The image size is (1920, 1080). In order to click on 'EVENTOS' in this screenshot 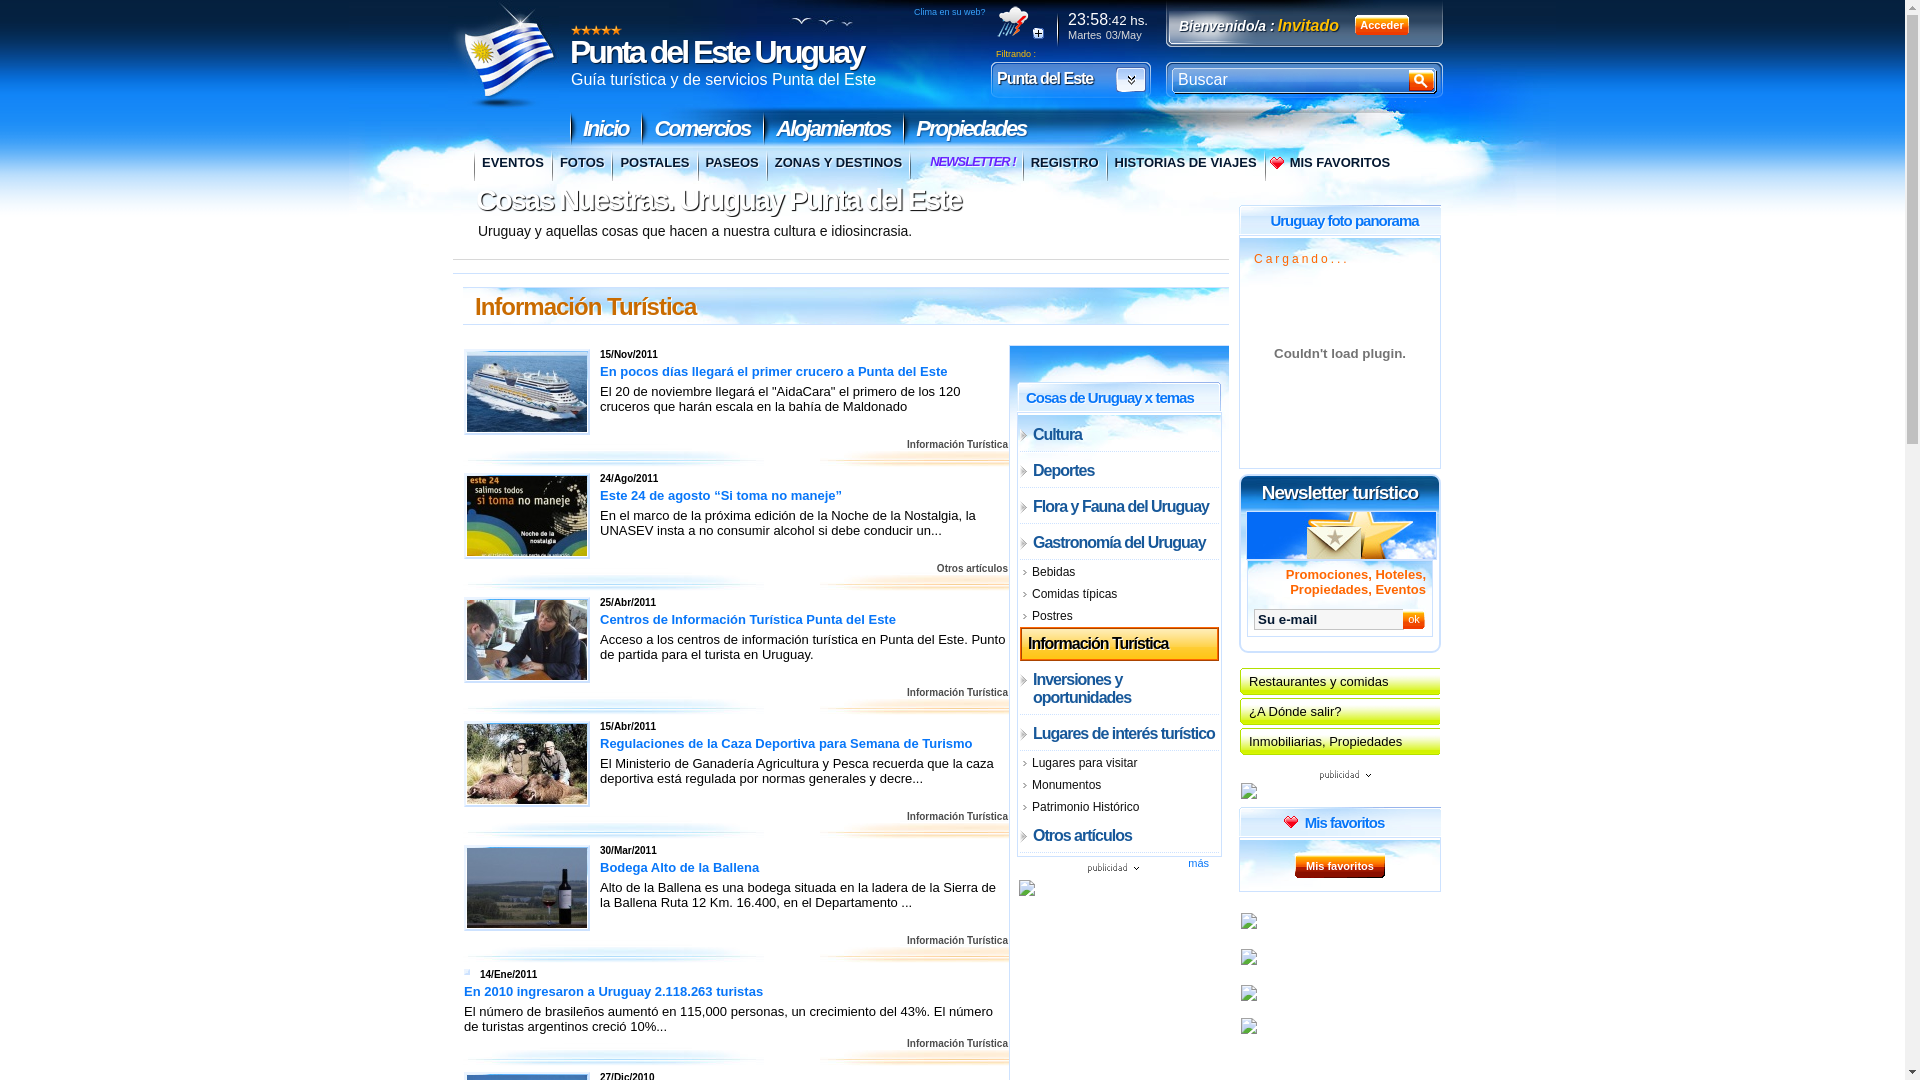, I will do `click(512, 164)`.